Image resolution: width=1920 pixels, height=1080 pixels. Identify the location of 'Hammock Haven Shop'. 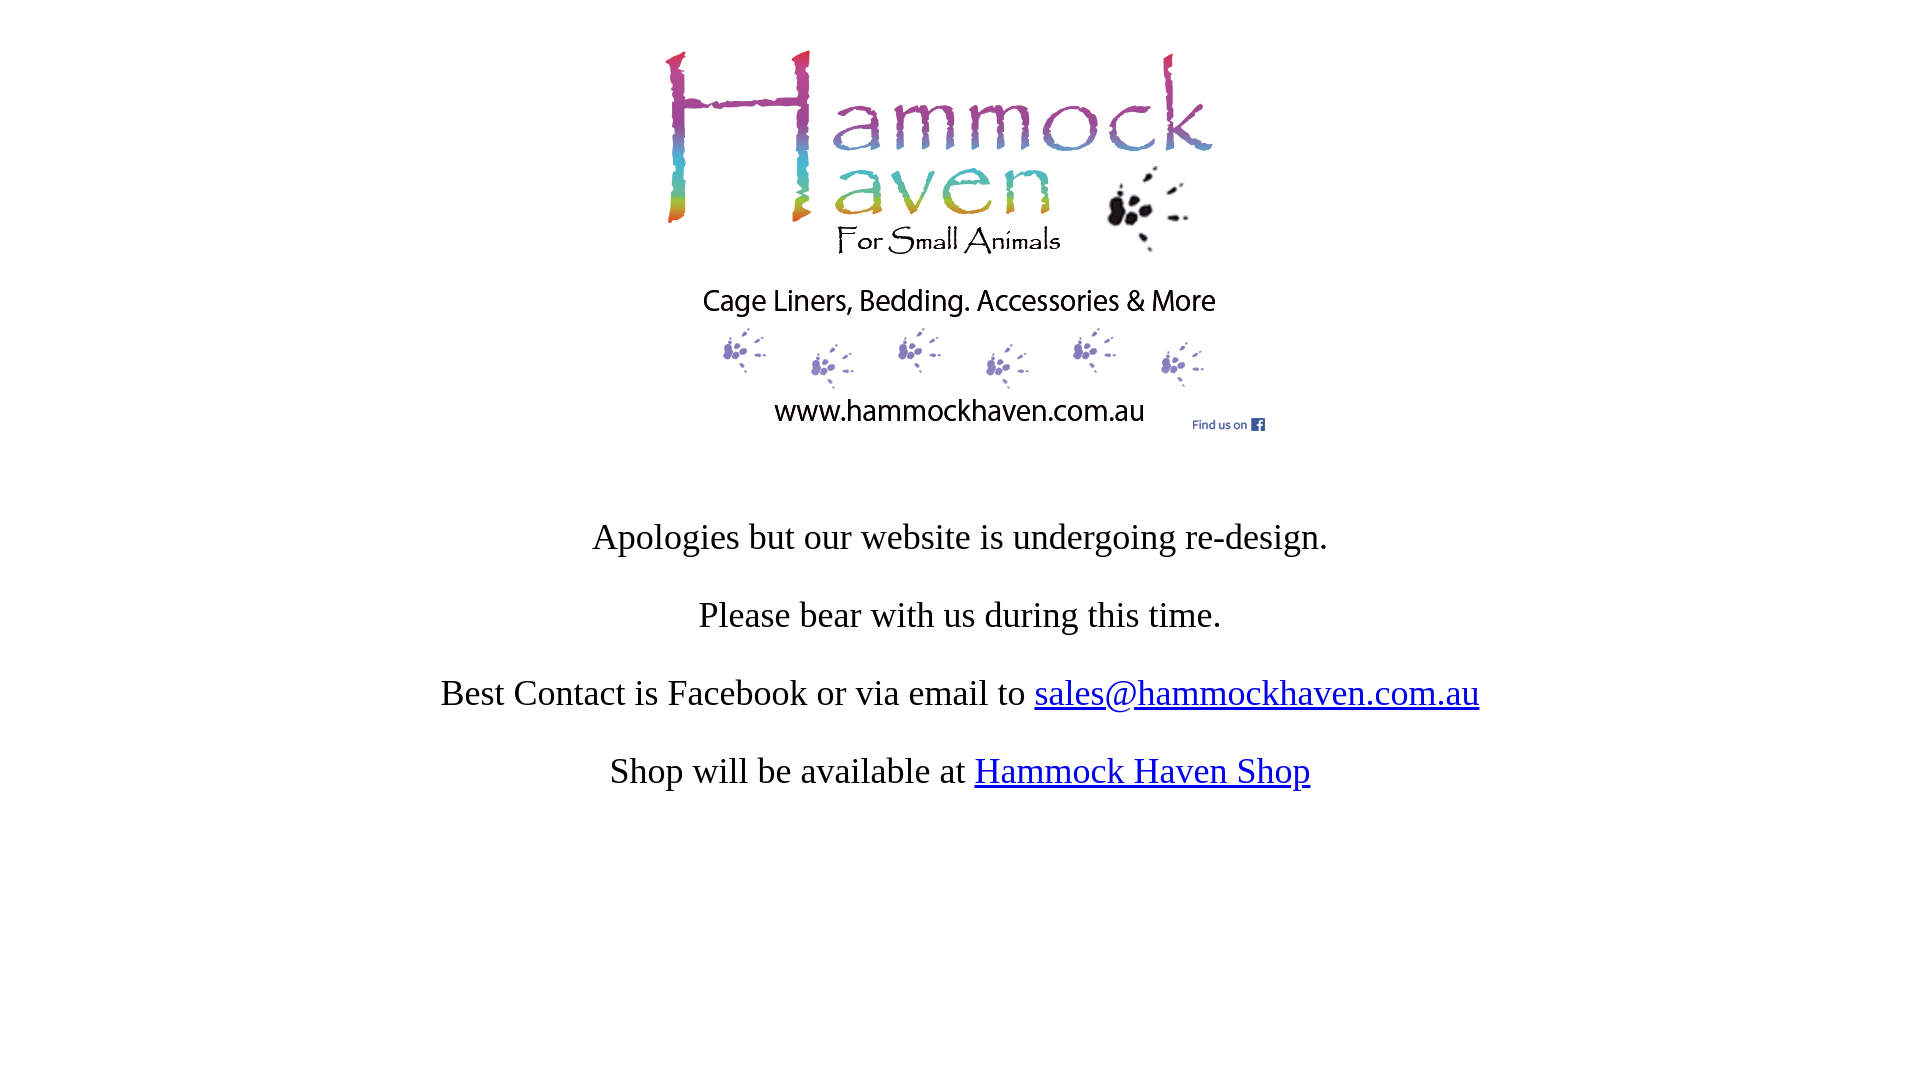
(1142, 770).